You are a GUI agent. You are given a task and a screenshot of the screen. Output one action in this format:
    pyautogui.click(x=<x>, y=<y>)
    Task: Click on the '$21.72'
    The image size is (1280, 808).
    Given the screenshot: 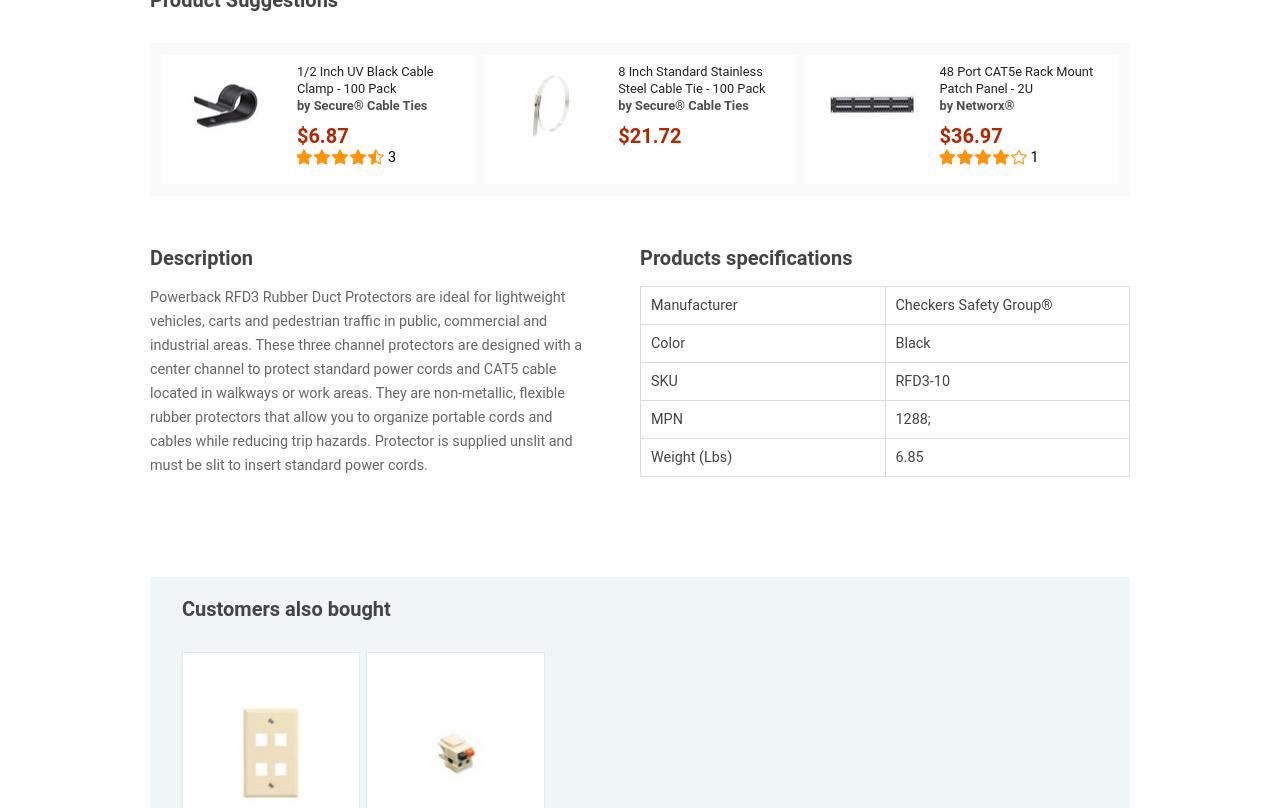 What is the action you would take?
    pyautogui.click(x=649, y=134)
    